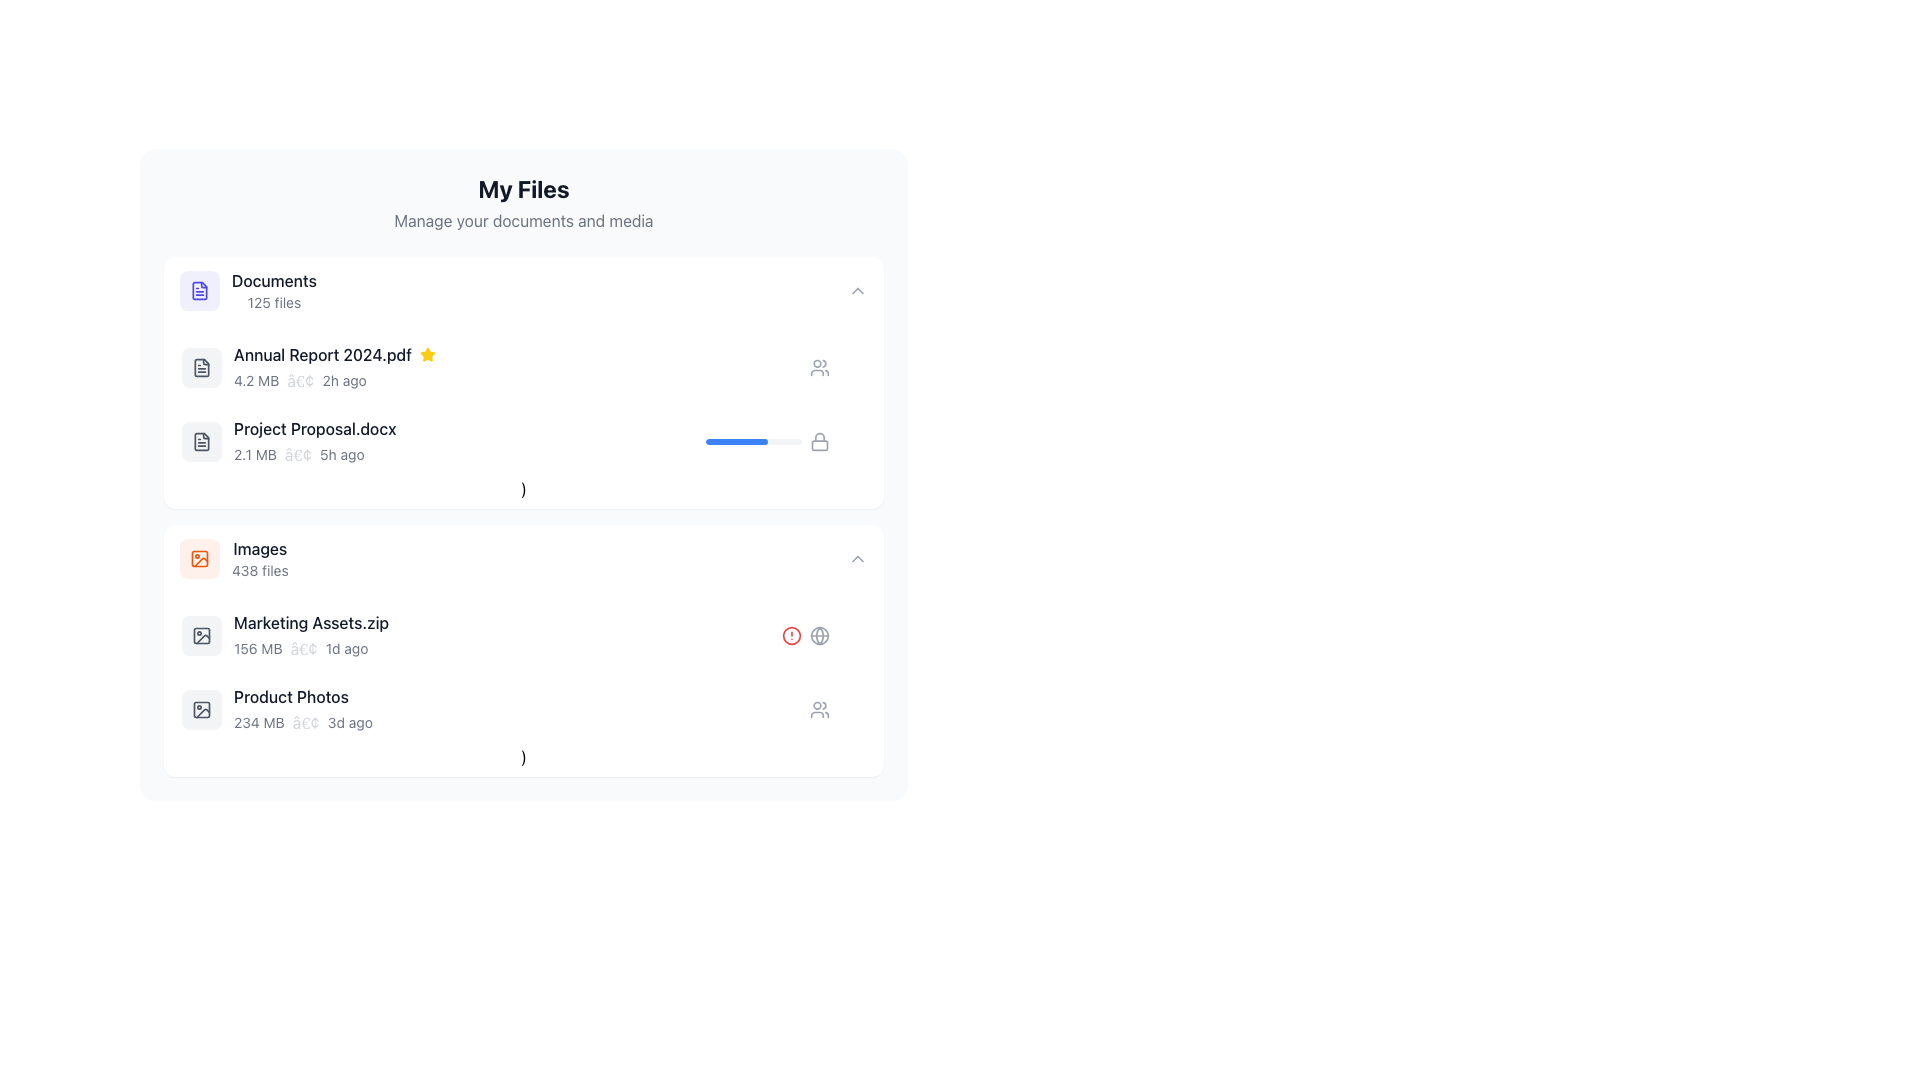  What do you see at coordinates (273, 303) in the screenshot?
I see `the label displaying '125 files' which is located directly beneath the 'Documents' label in a small, gray font` at bounding box center [273, 303].